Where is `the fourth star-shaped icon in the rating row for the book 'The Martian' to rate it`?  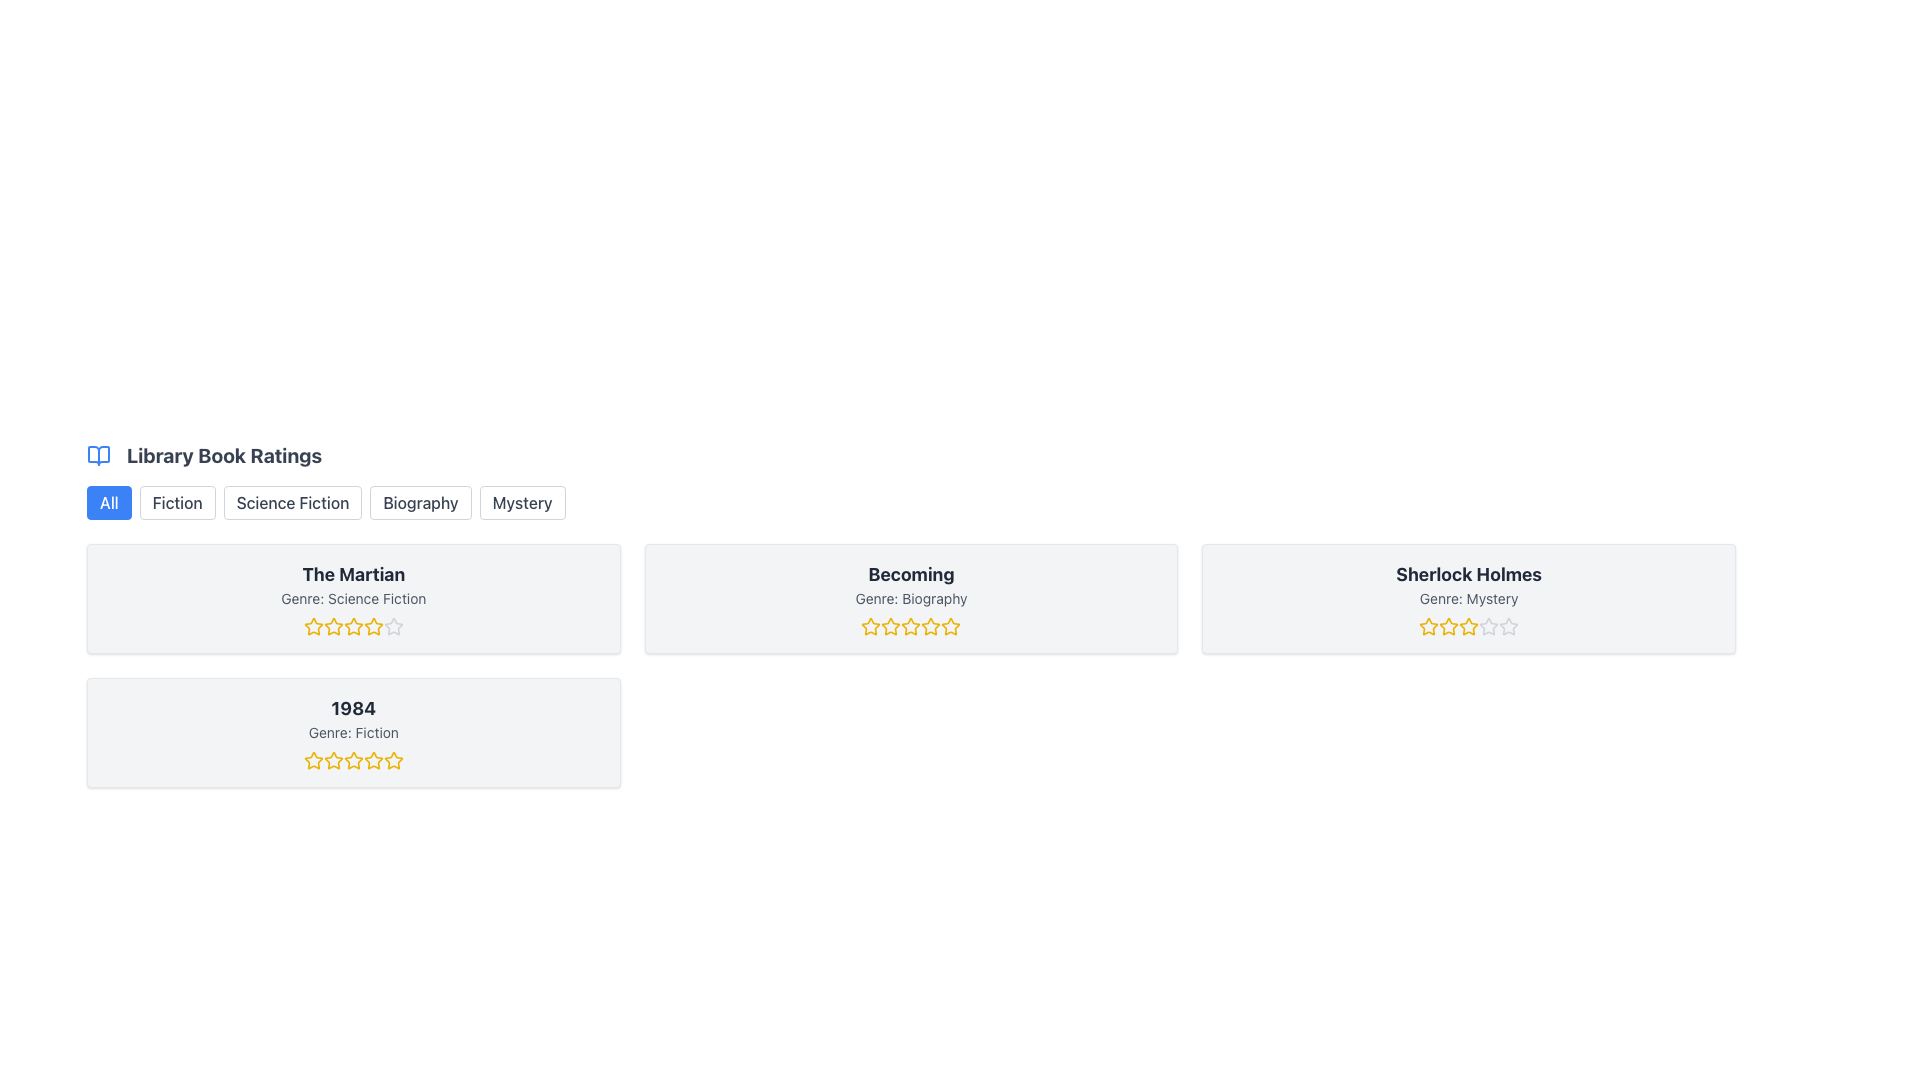
the fourth star-shaped icon in the rating row for the book 'The Martian' to rate it is located at coordinates (373, 626).